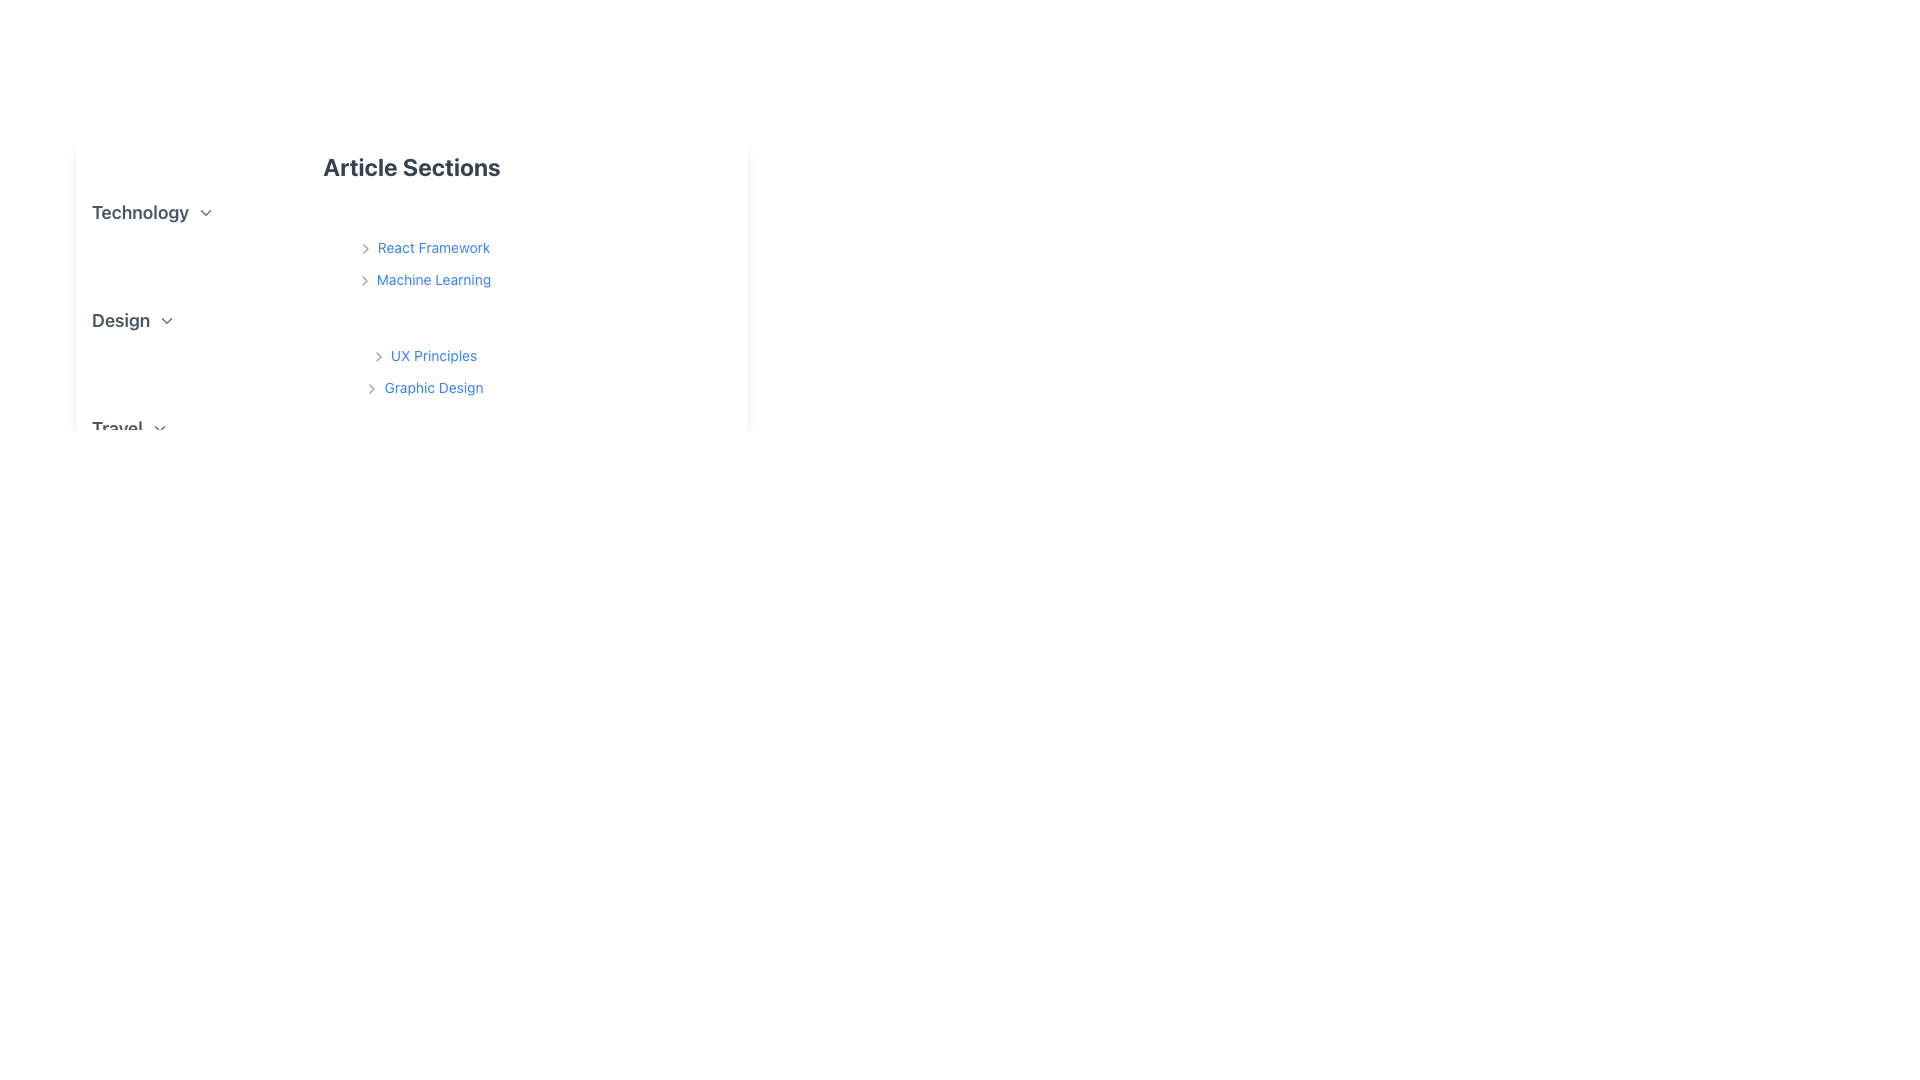  Describe the element at coordinates (364, 281) in the screenshot. I see `the 'Machine Learning' navigation link which is represented by a right-pointing arrow icon on the left side of the text` at that location.